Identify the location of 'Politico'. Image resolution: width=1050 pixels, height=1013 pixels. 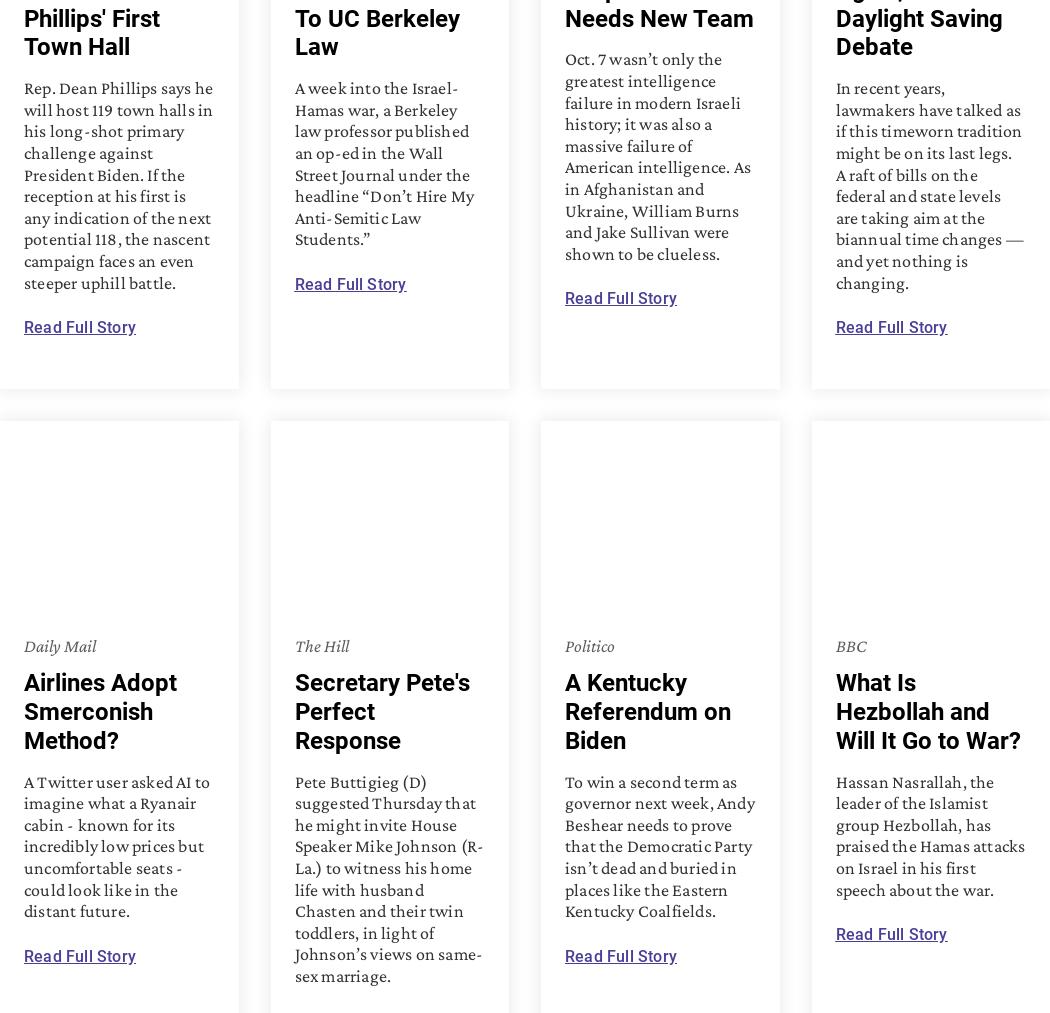
(588, 643).